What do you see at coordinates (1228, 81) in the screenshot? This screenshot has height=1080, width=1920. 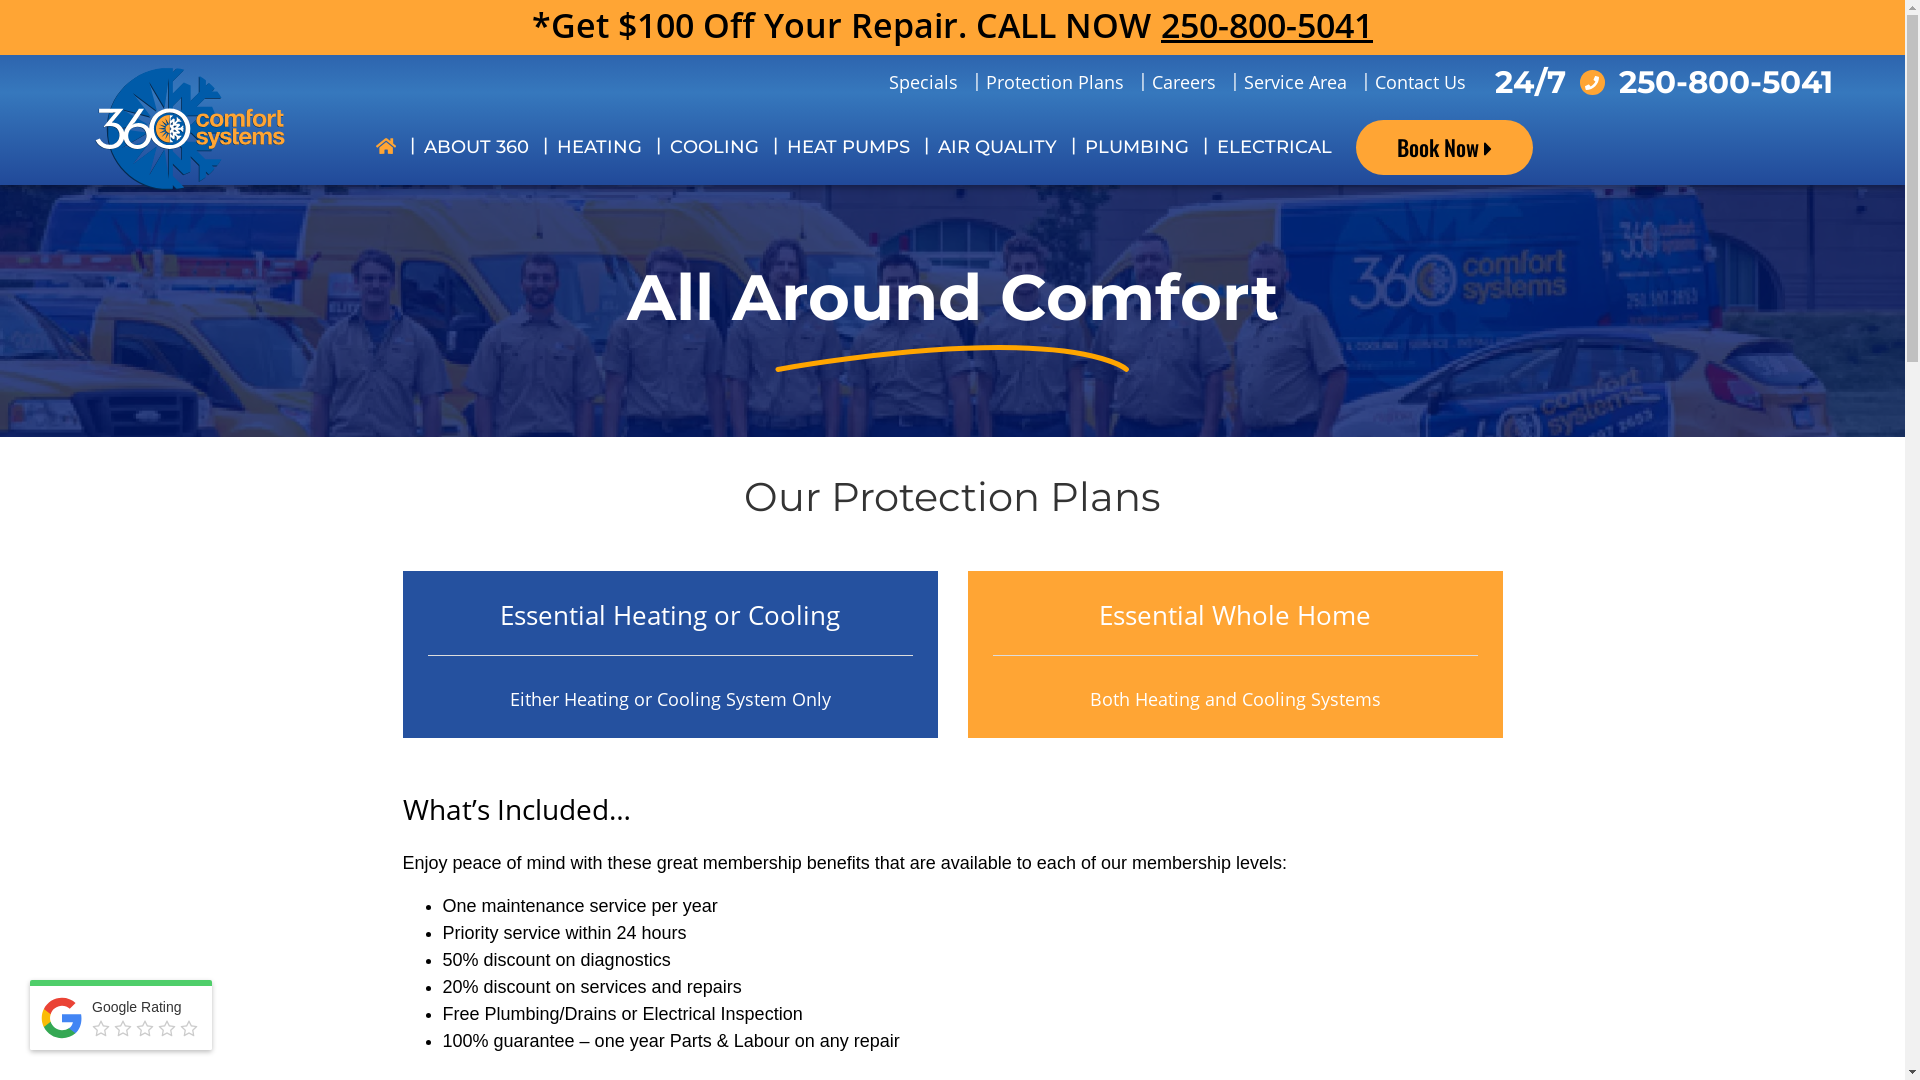 I see `'Service Area'` at bounding box center [1228, 81].